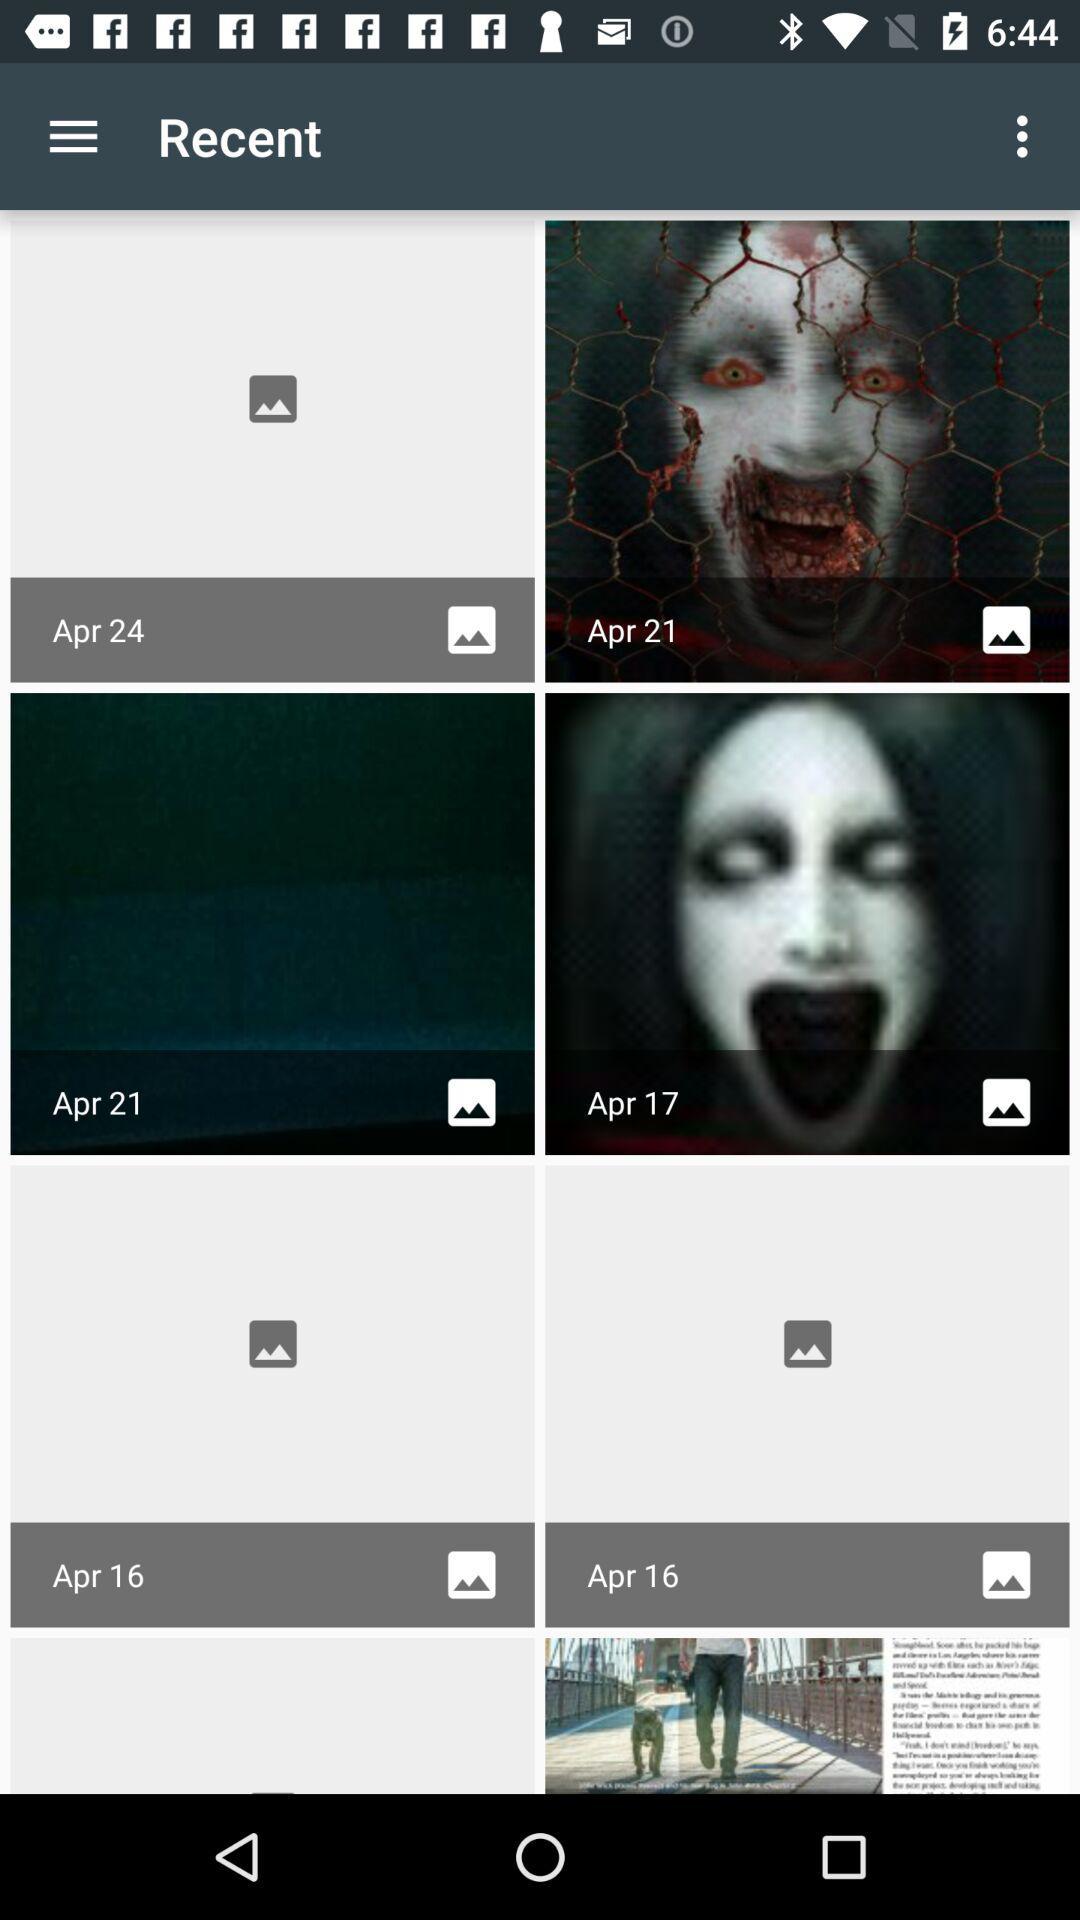 This screenshot has height=1920, width=1080. What do you see at coordinates (1027, 135) in the screenshot?
I see `the icon to the right of recent icon` at bounding box center [1027, 135].